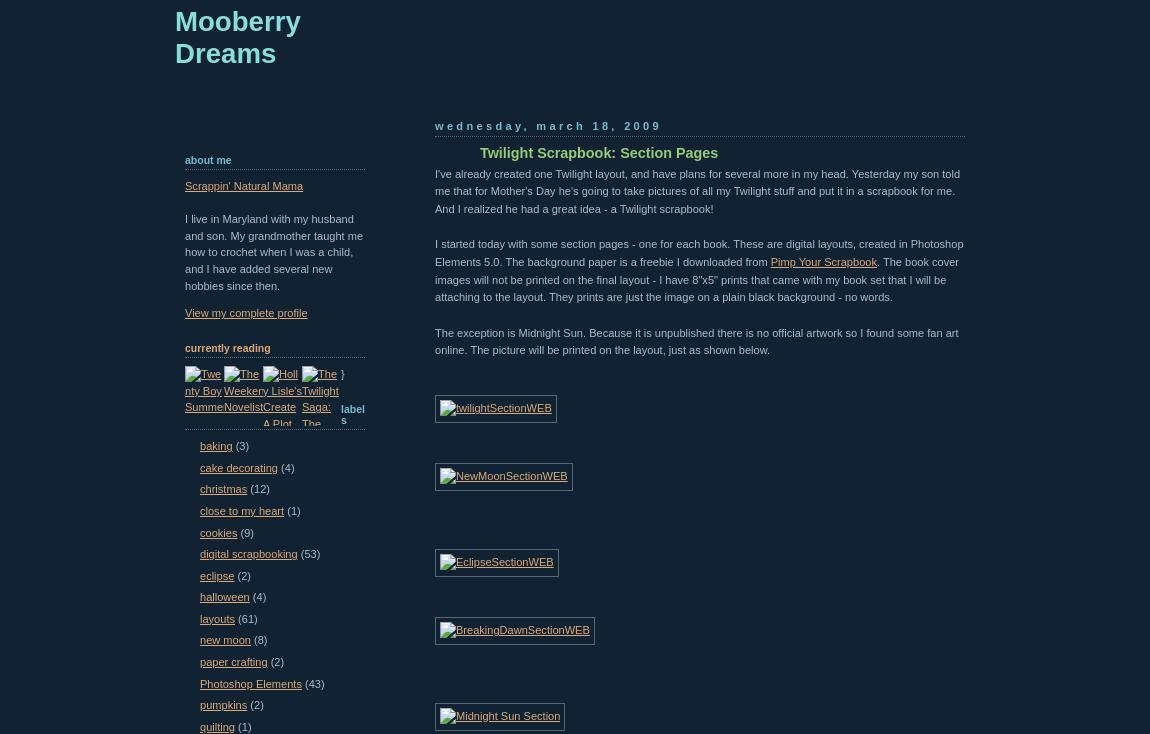  Describe the element at coordinates (273, 250) in the screenshot. I see `'I live in Maryland with my husband and son.  My grandmother taught me how to crochet when I was a child, and I have added several new hobbies since then.'` at that location.